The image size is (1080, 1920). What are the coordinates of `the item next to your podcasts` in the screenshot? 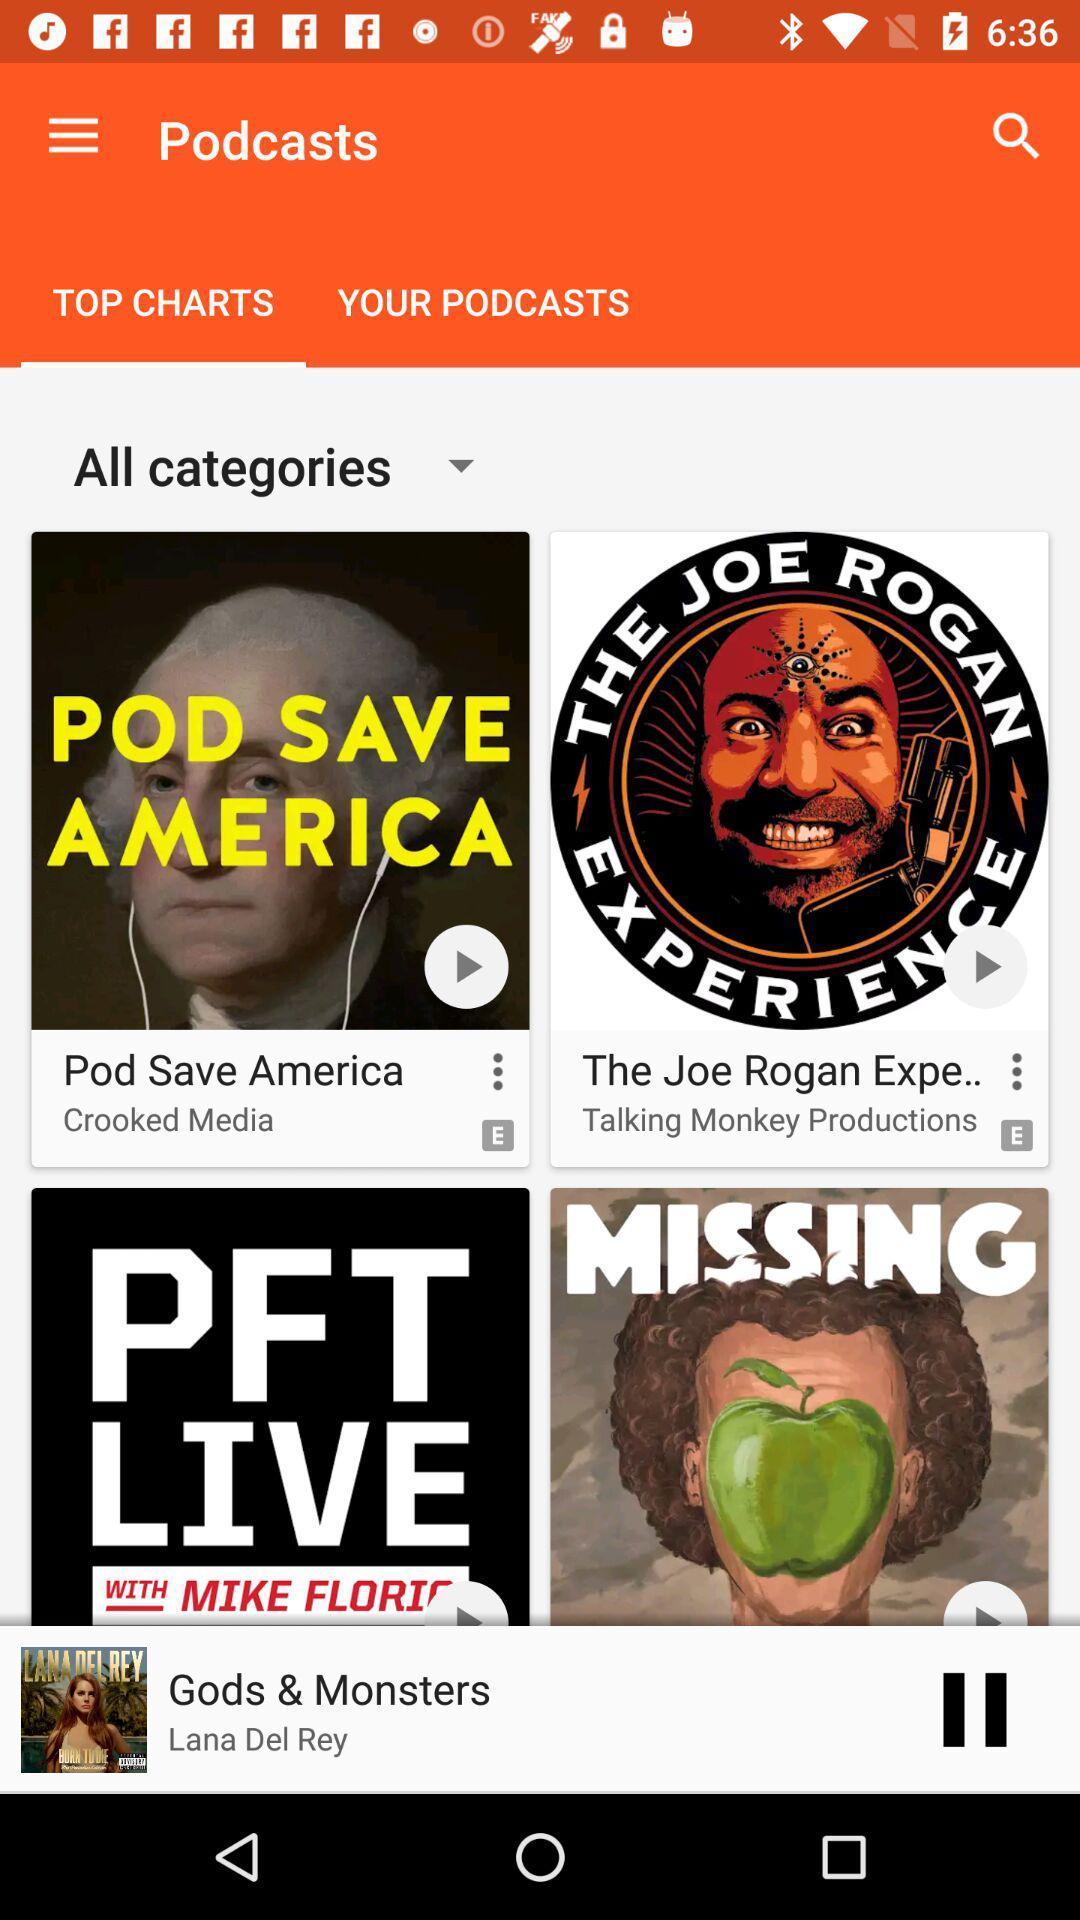 It's located at (162, 303).